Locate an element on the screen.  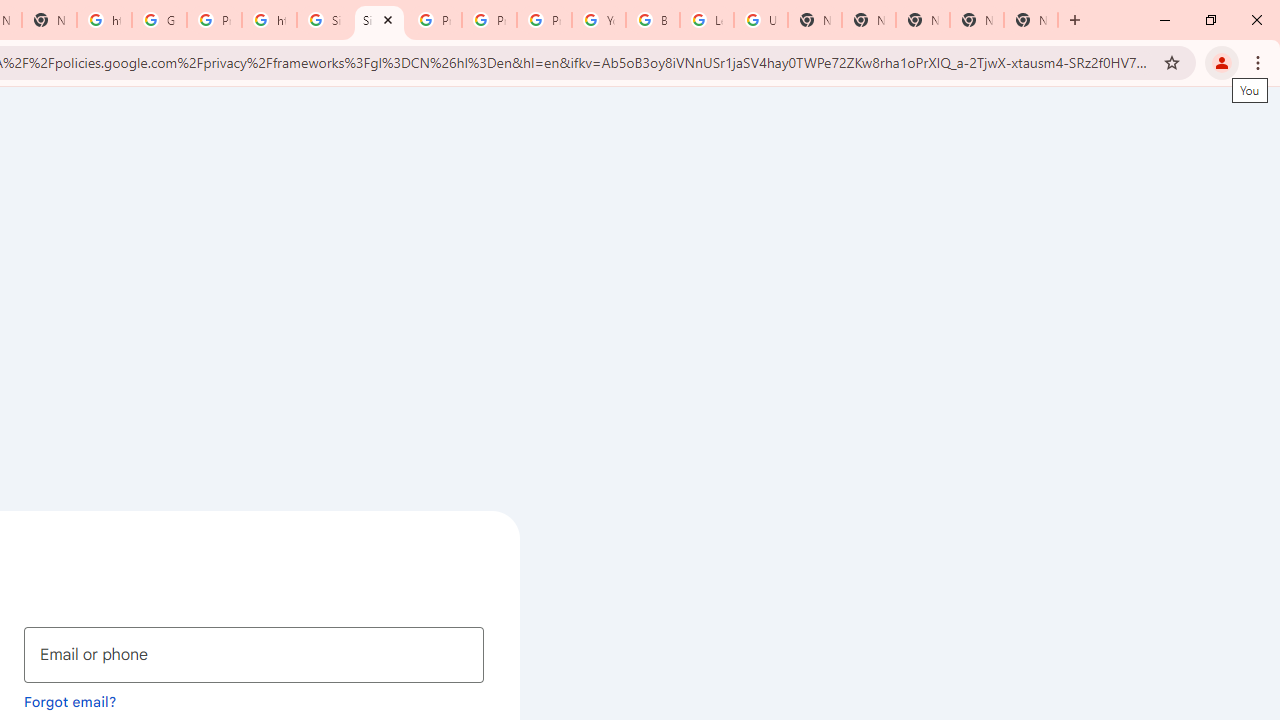
'Privacy Help Center - Policies Help' is located at coordinates (489, 20).